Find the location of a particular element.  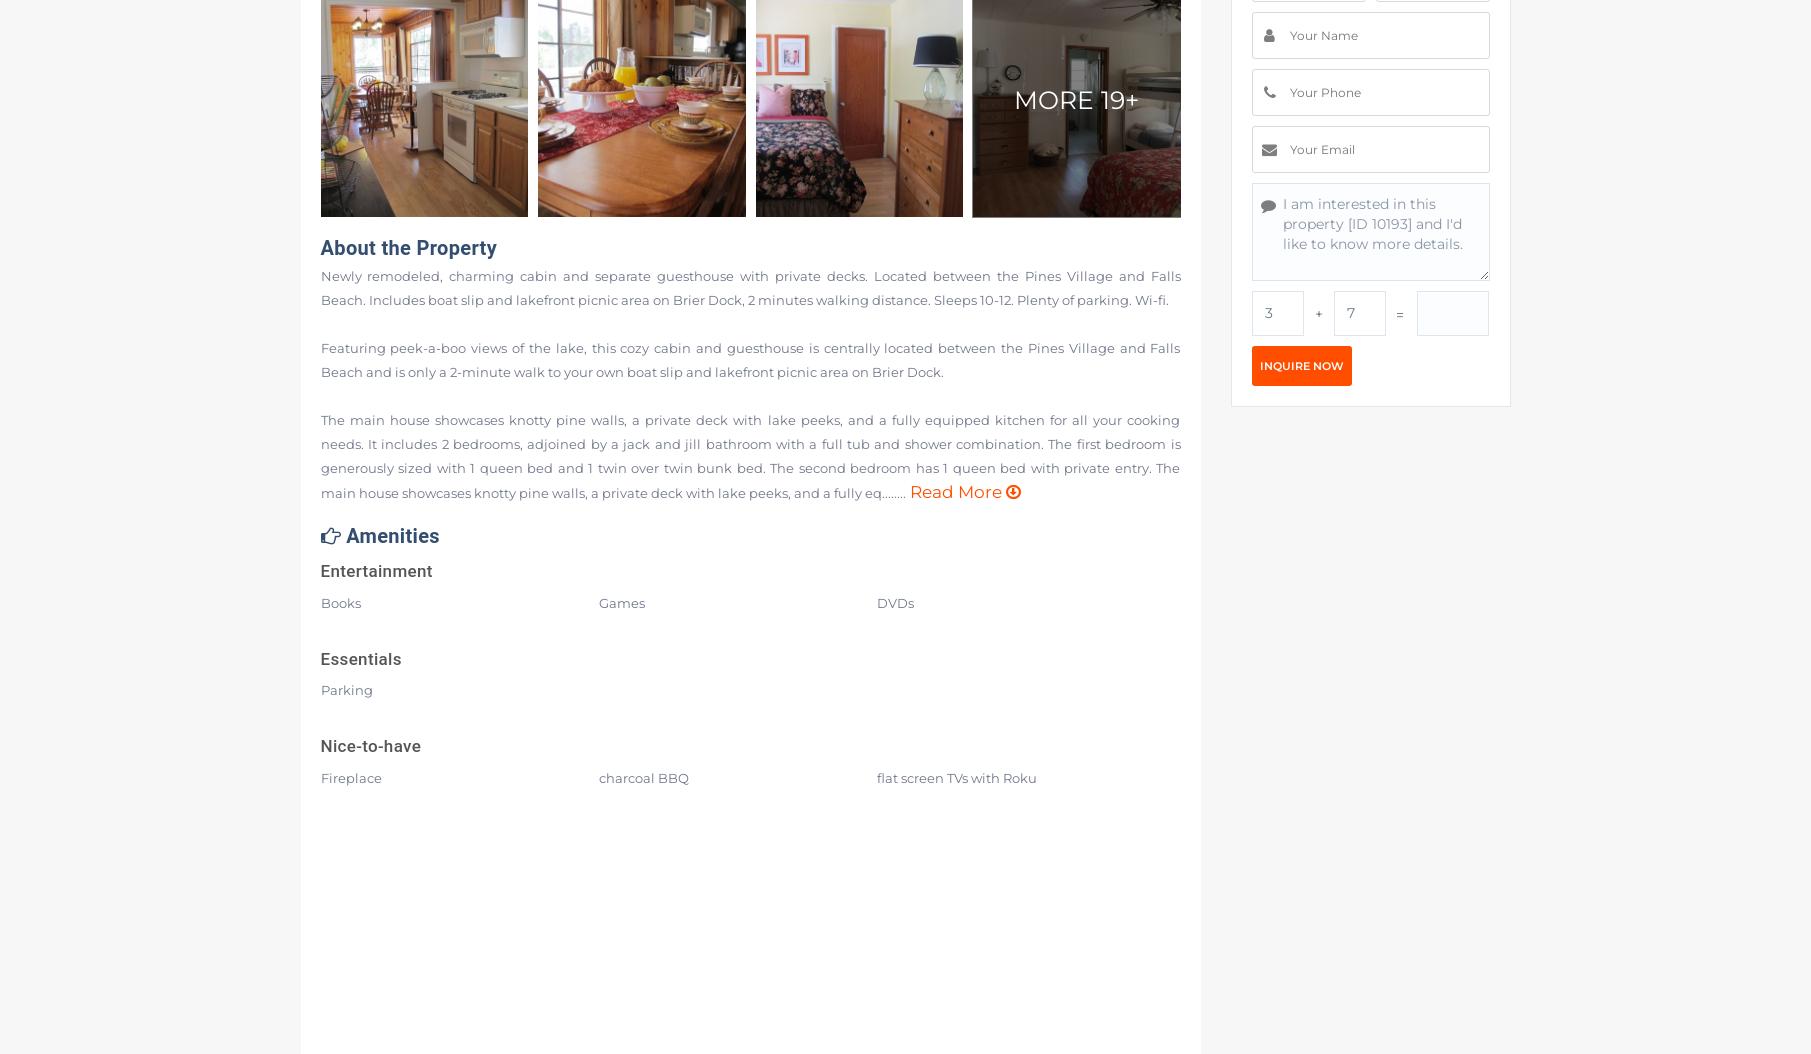

'Read More' is located at coordinates (953, 491).